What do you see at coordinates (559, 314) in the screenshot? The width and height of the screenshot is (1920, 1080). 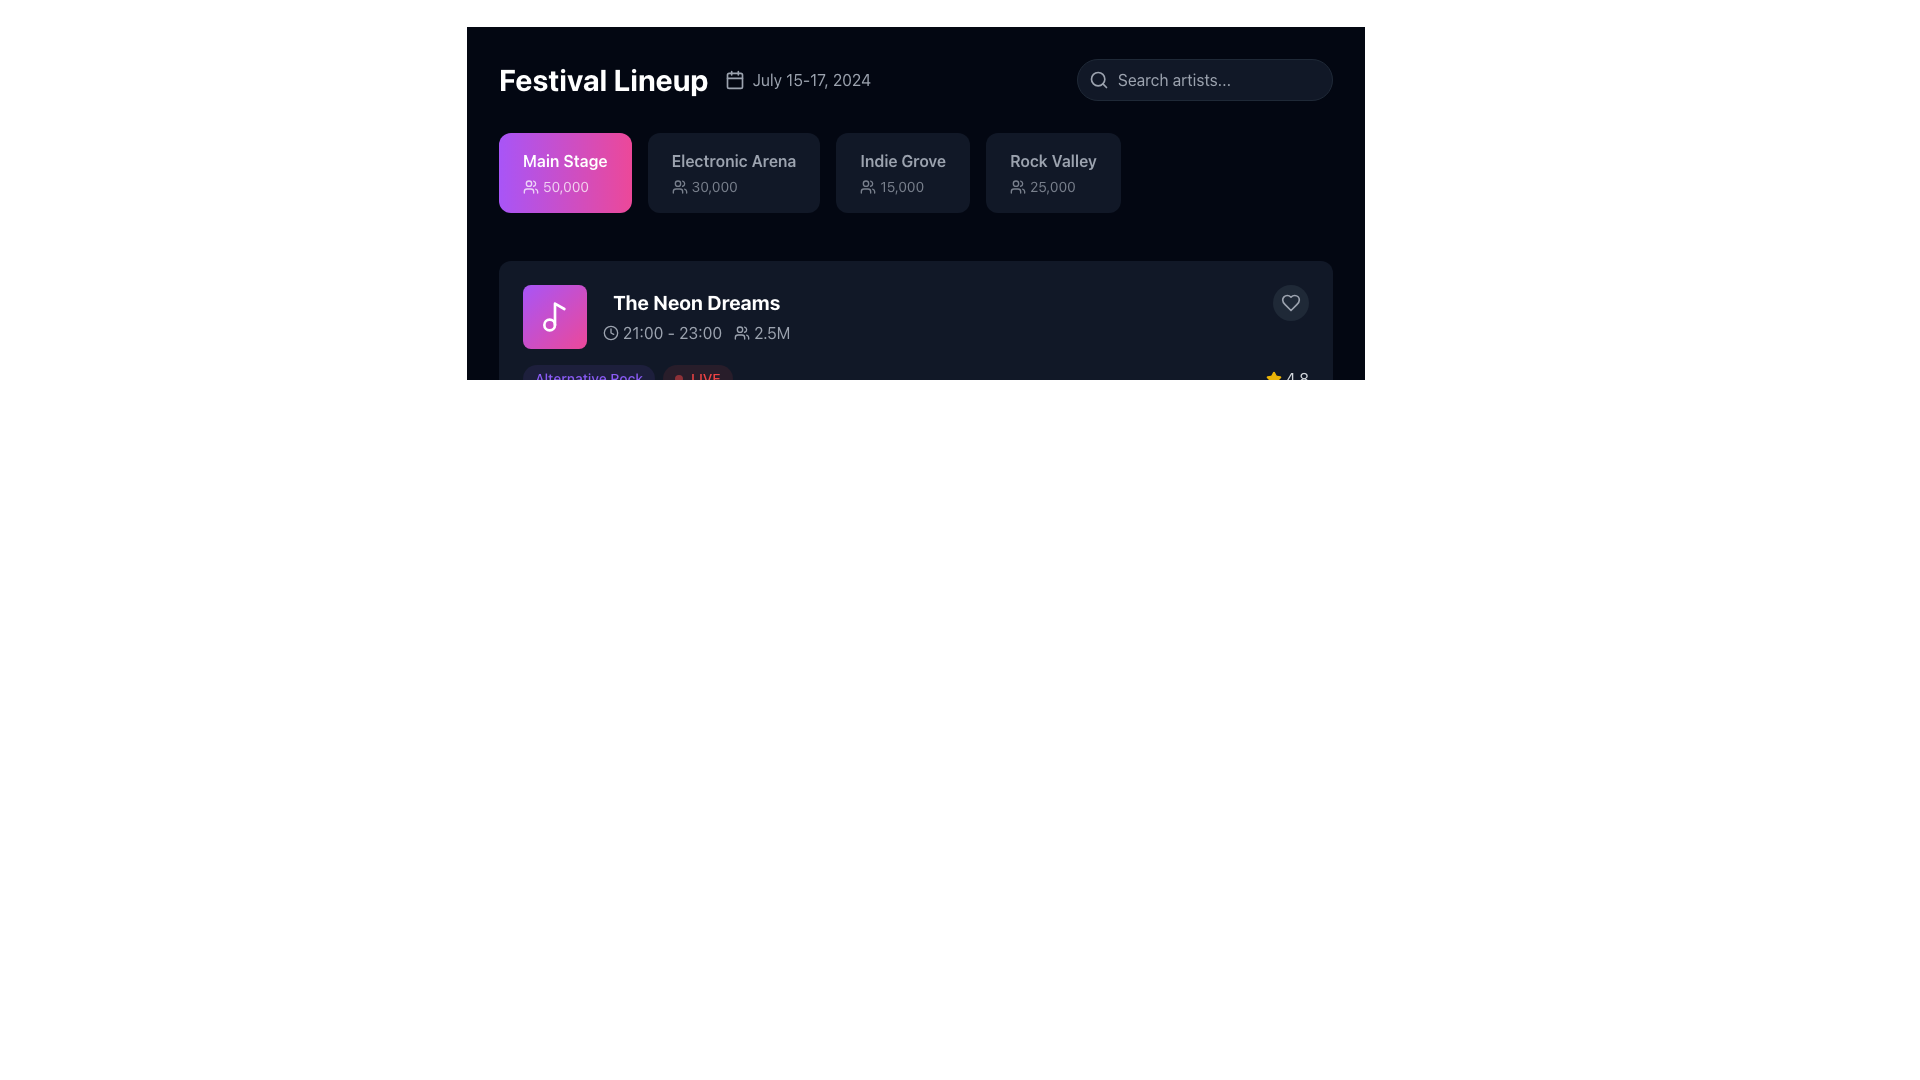 I see `the elongated vertical line of the musical note icon within the highlighted purple box of 'The Neon Dreams' section` at bounding box center [559, 314].